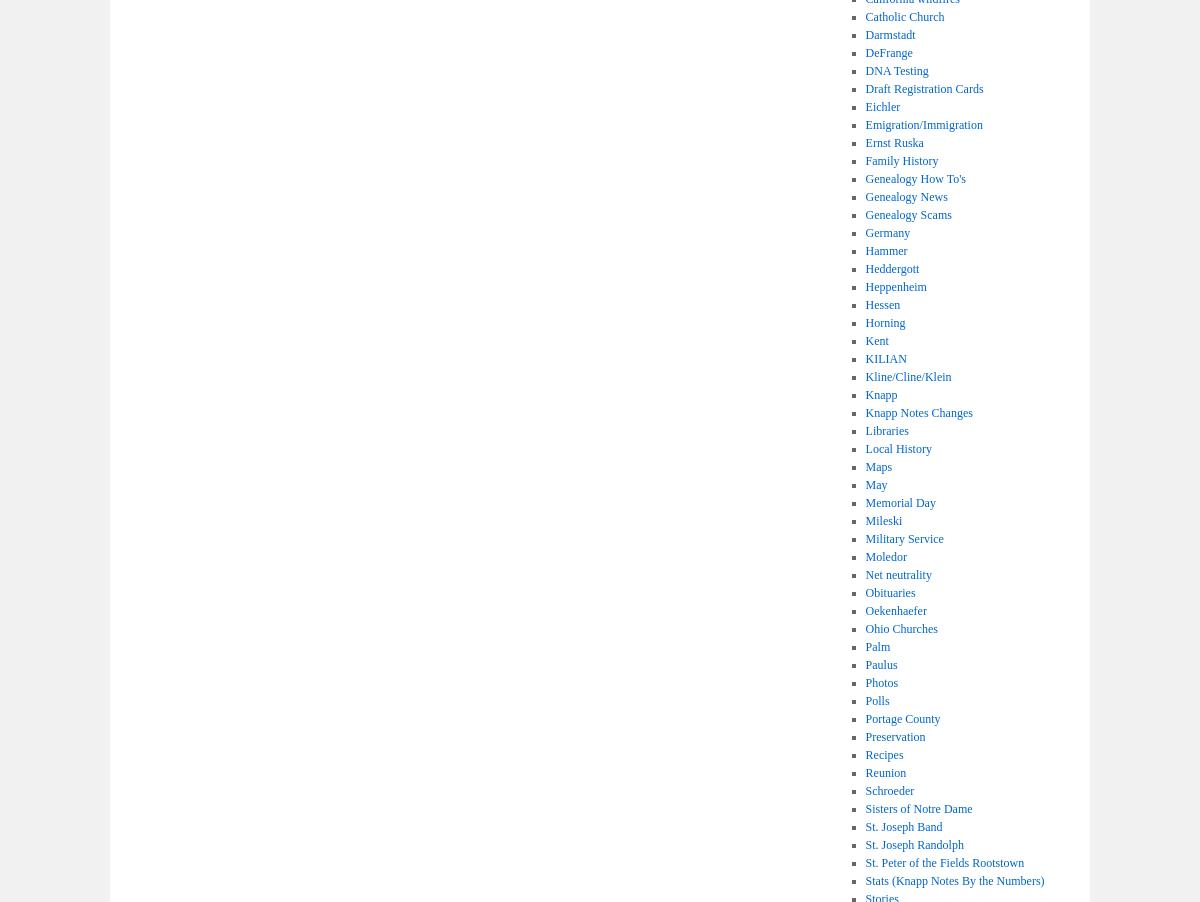 This screenshot has width=1200, height=902. I want to click on 'Maps', so click(877, 465).